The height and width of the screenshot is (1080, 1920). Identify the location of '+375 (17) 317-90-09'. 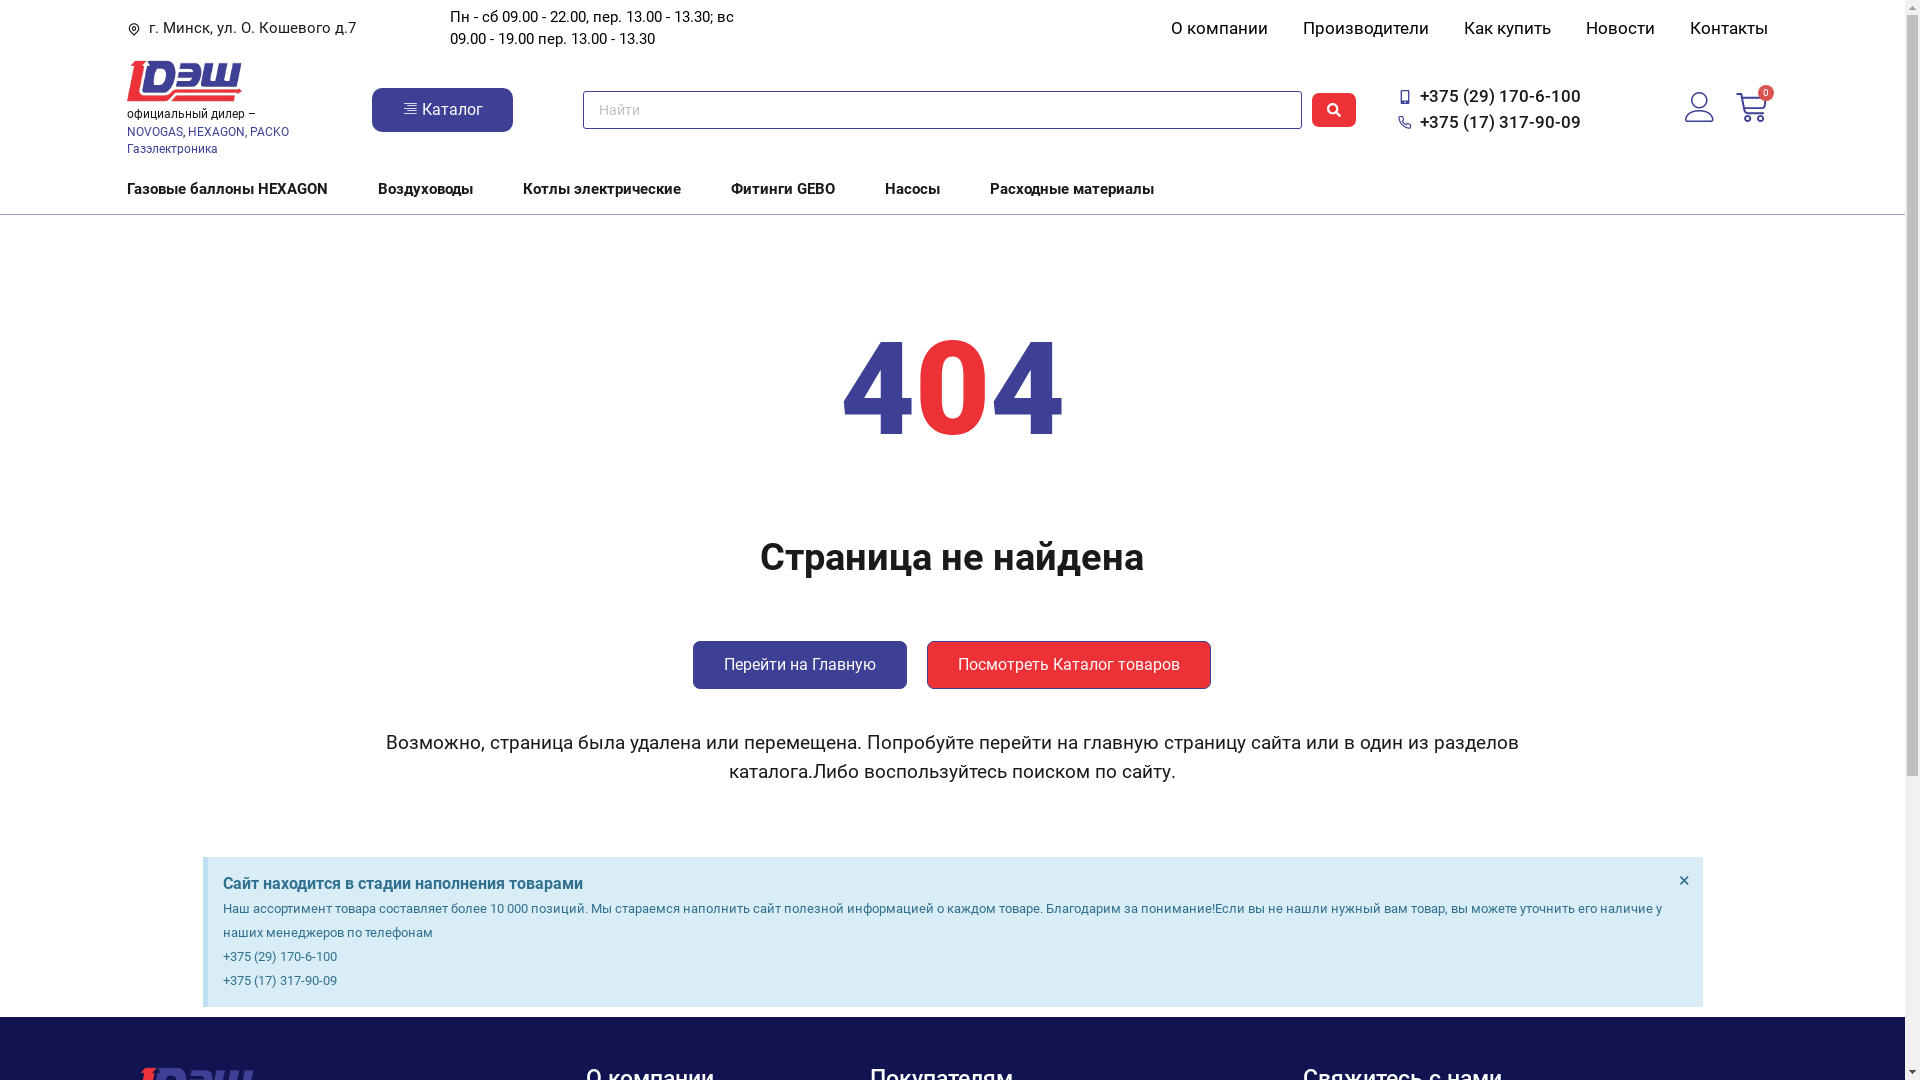
(1396, 123).